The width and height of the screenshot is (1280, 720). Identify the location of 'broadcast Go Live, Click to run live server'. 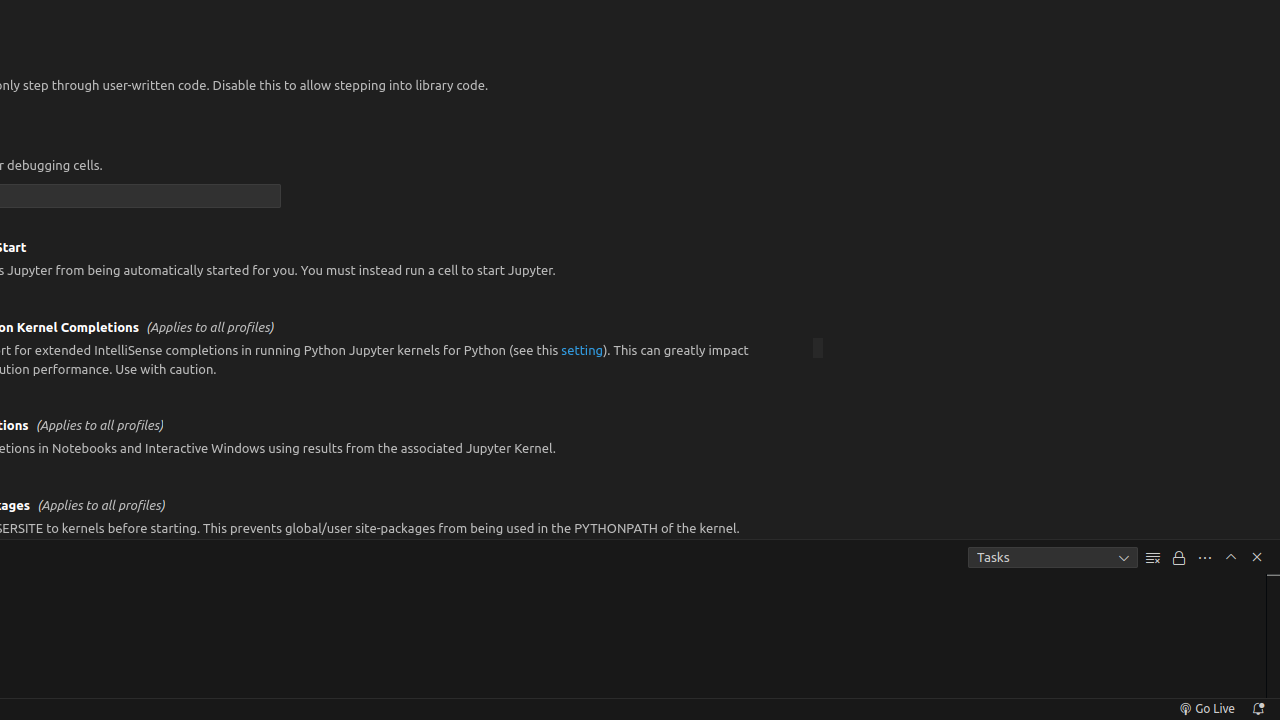
(1205, 707).